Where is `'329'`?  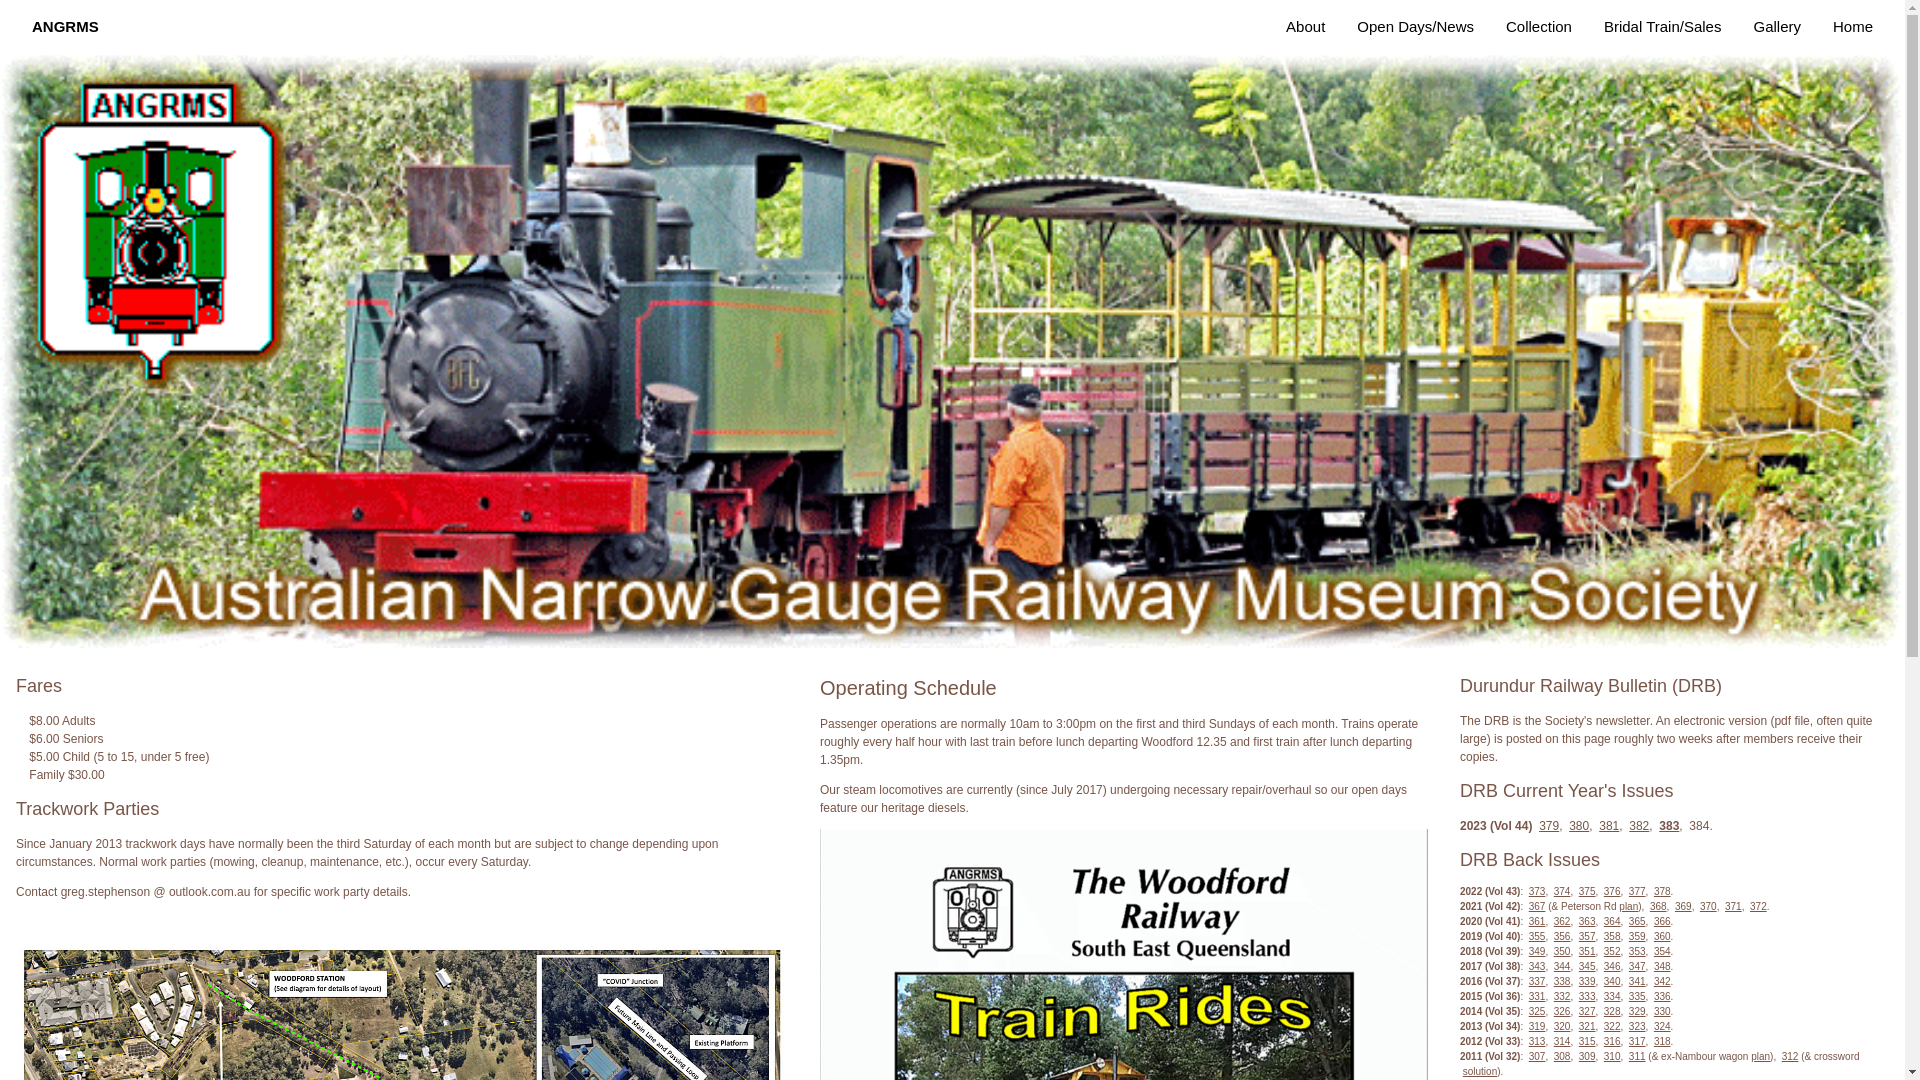 '329' is located at coordinates (1637, 1011).